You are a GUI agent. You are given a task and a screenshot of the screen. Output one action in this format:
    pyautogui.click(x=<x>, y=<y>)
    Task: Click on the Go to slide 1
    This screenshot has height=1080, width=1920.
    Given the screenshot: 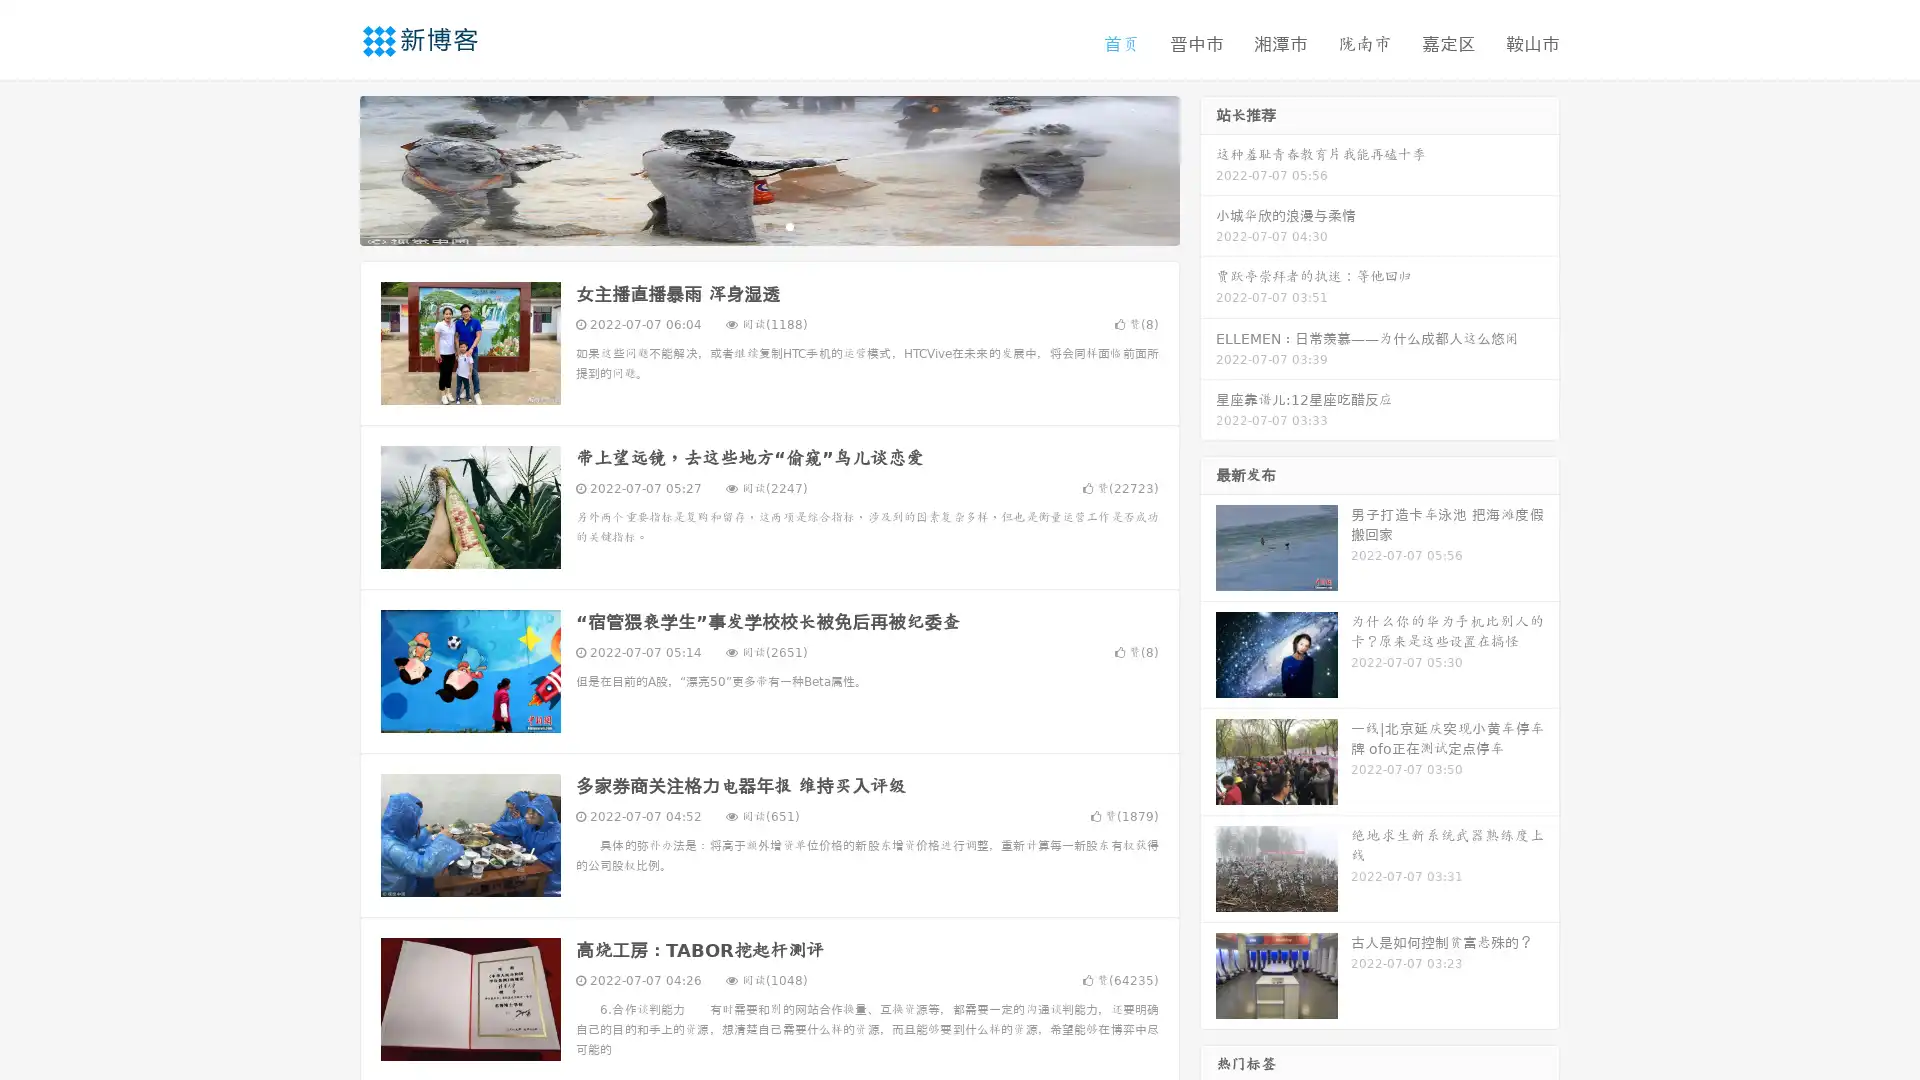 What is the action you would take?
    pyautogui.click(x=748, y=225)
    